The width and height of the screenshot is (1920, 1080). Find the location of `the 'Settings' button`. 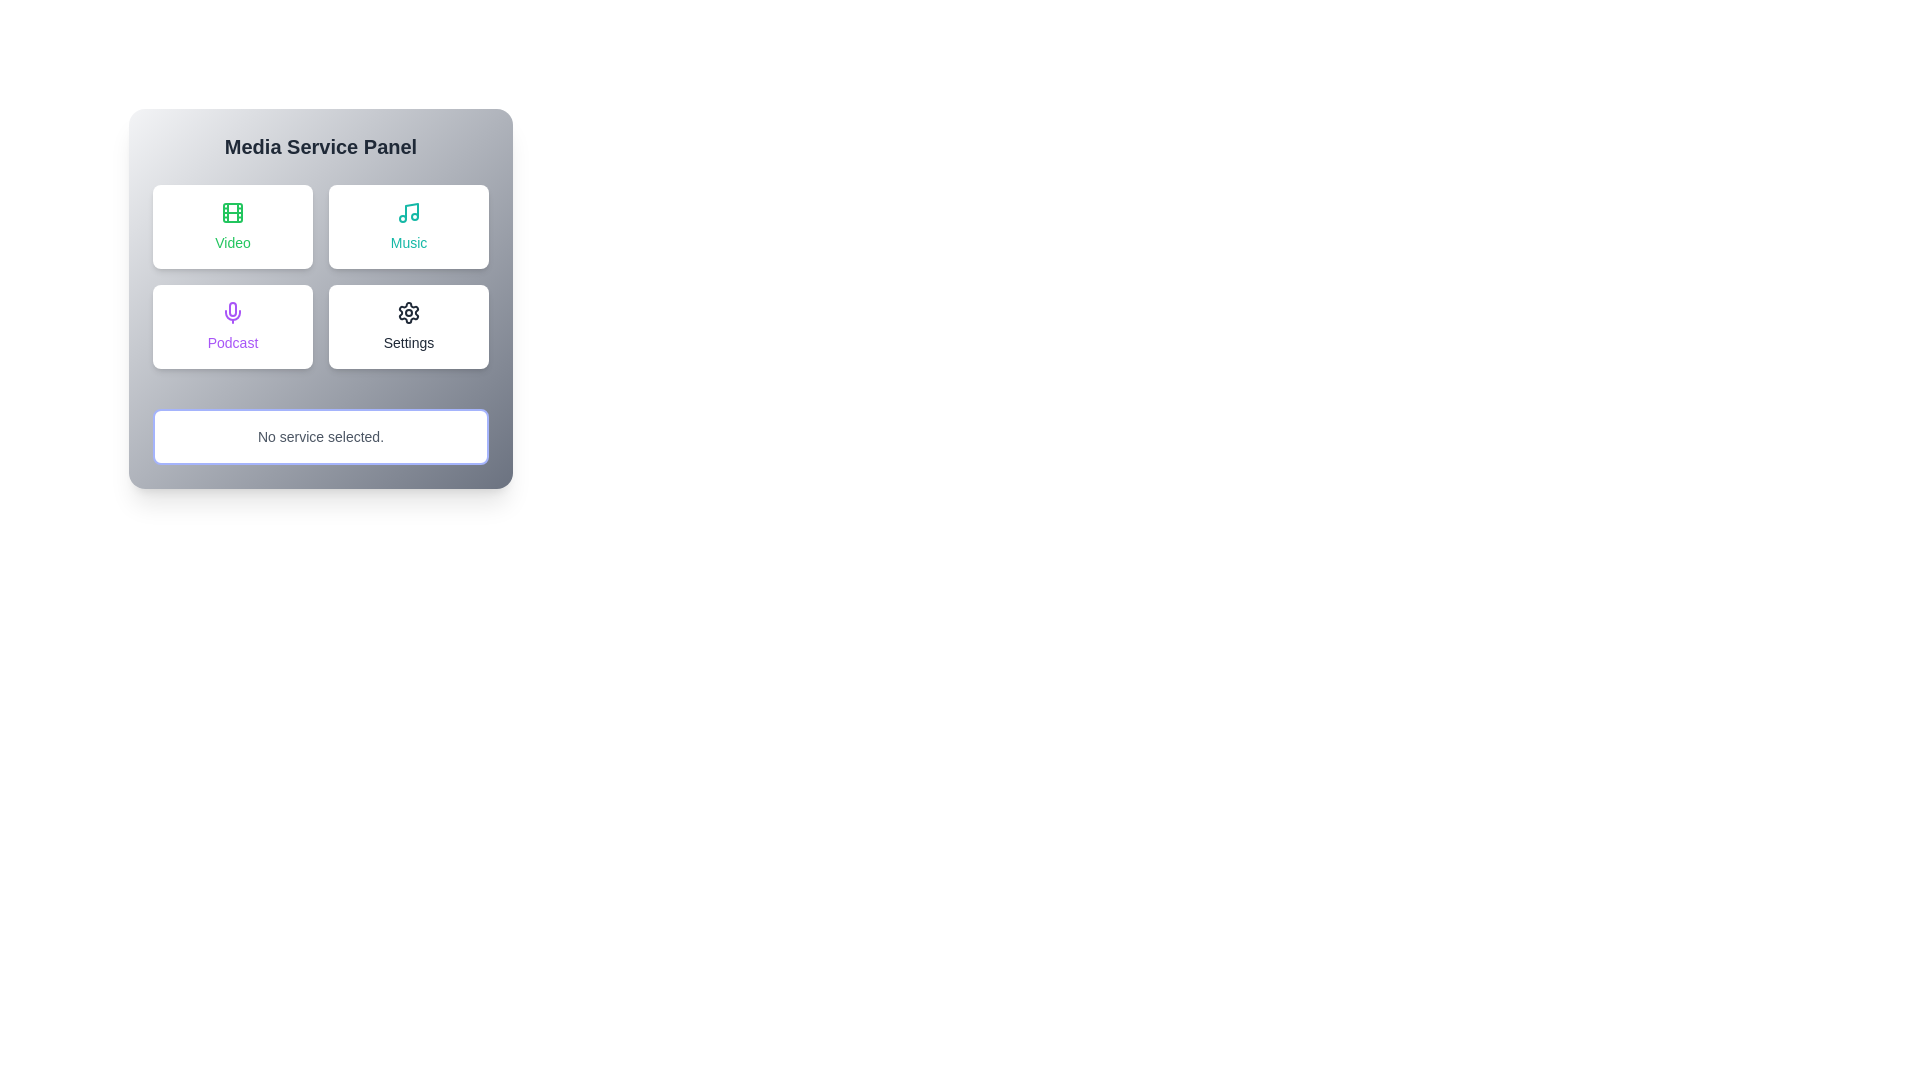

the 'Settings' button is located at coordinates (407, 326).